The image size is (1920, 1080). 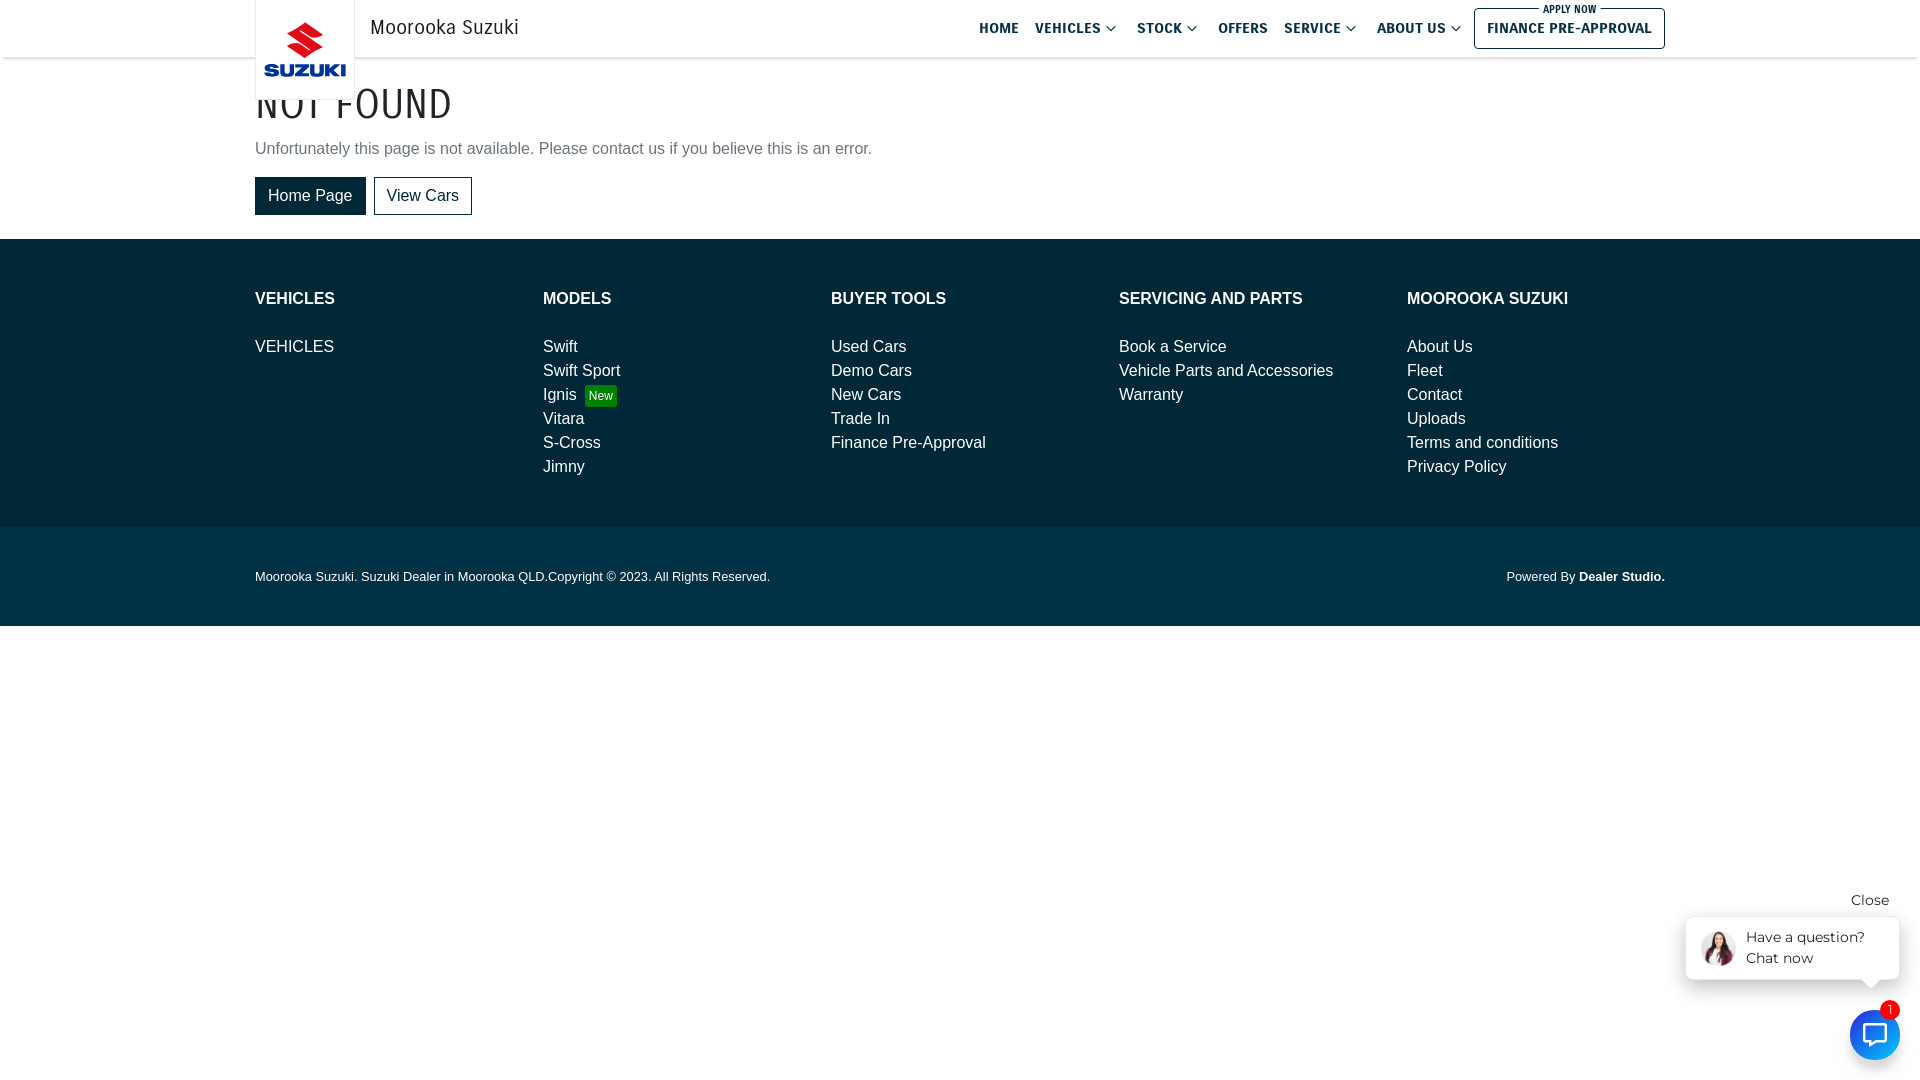 I want to click on 'S-Cross', so click(x=570, y=441).